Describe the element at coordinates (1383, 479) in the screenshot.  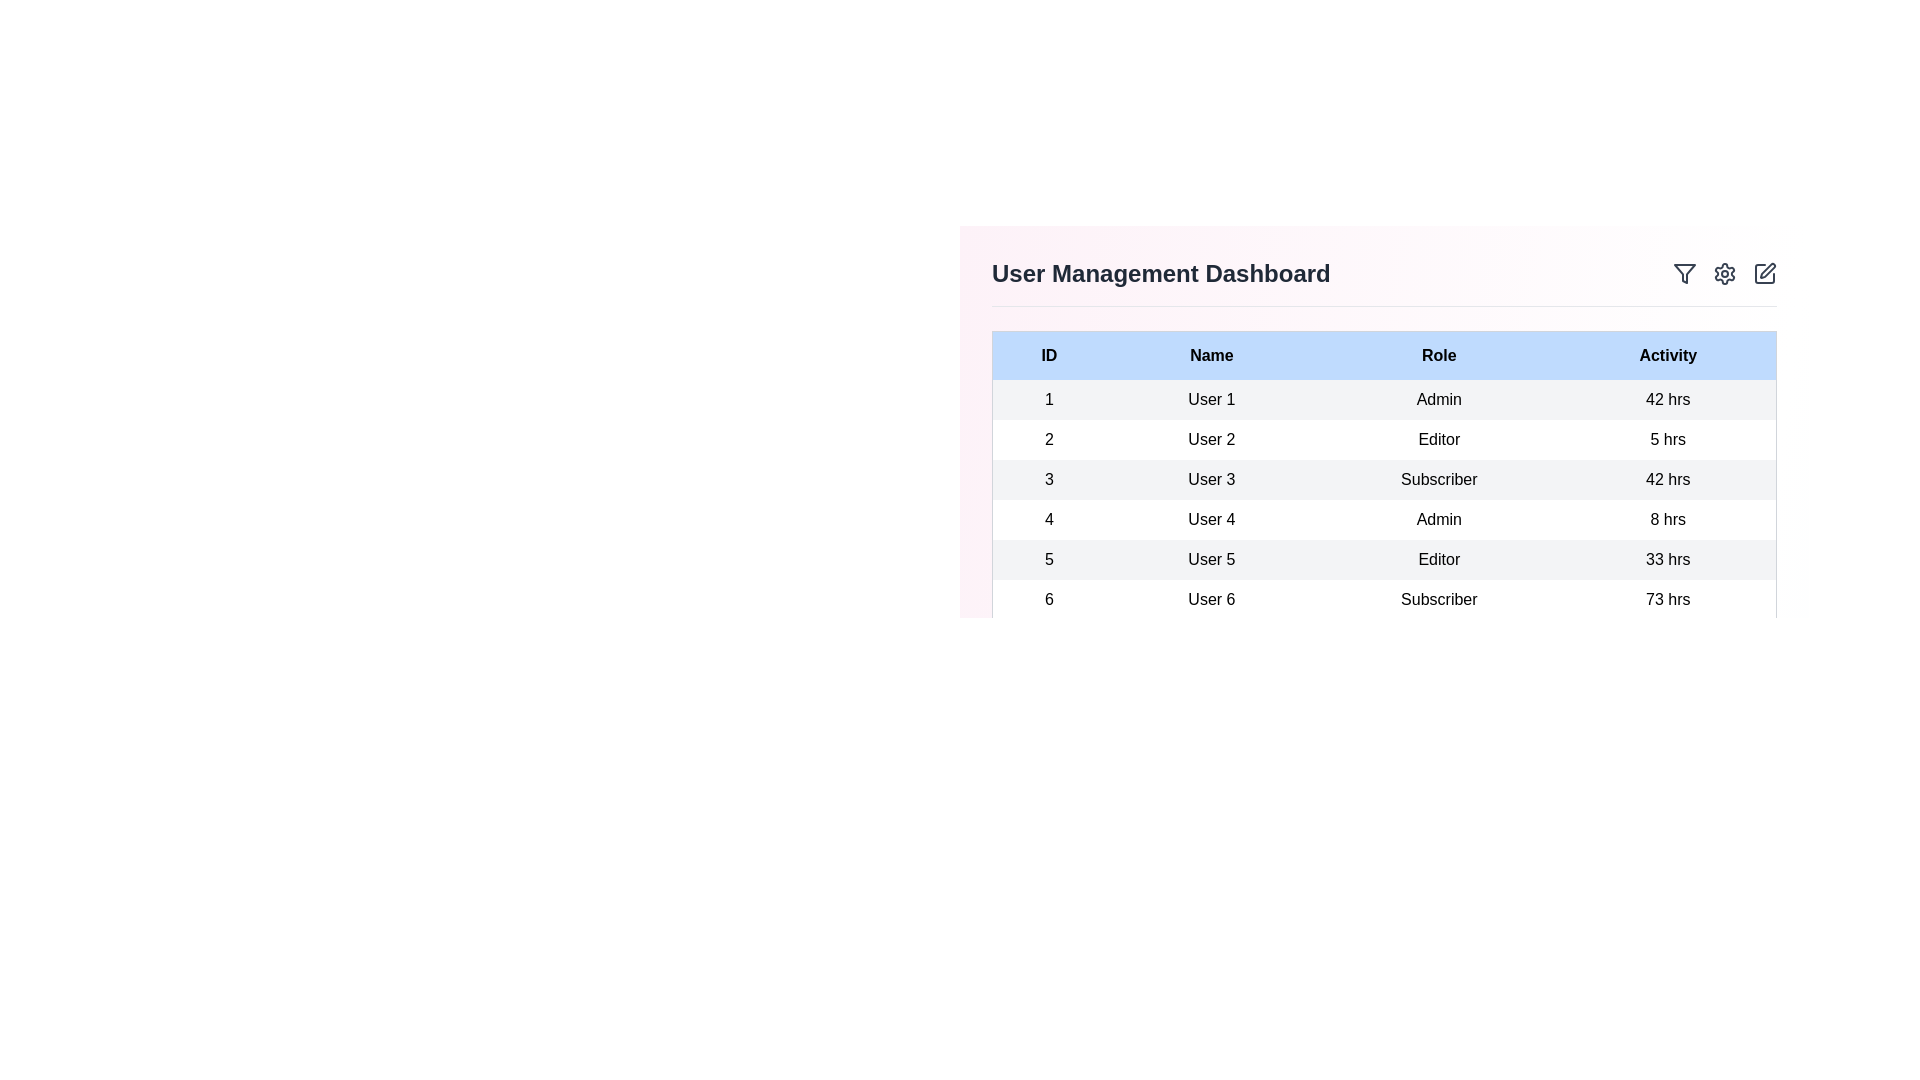
I see `the row corresponding to user ID 3` at that location.